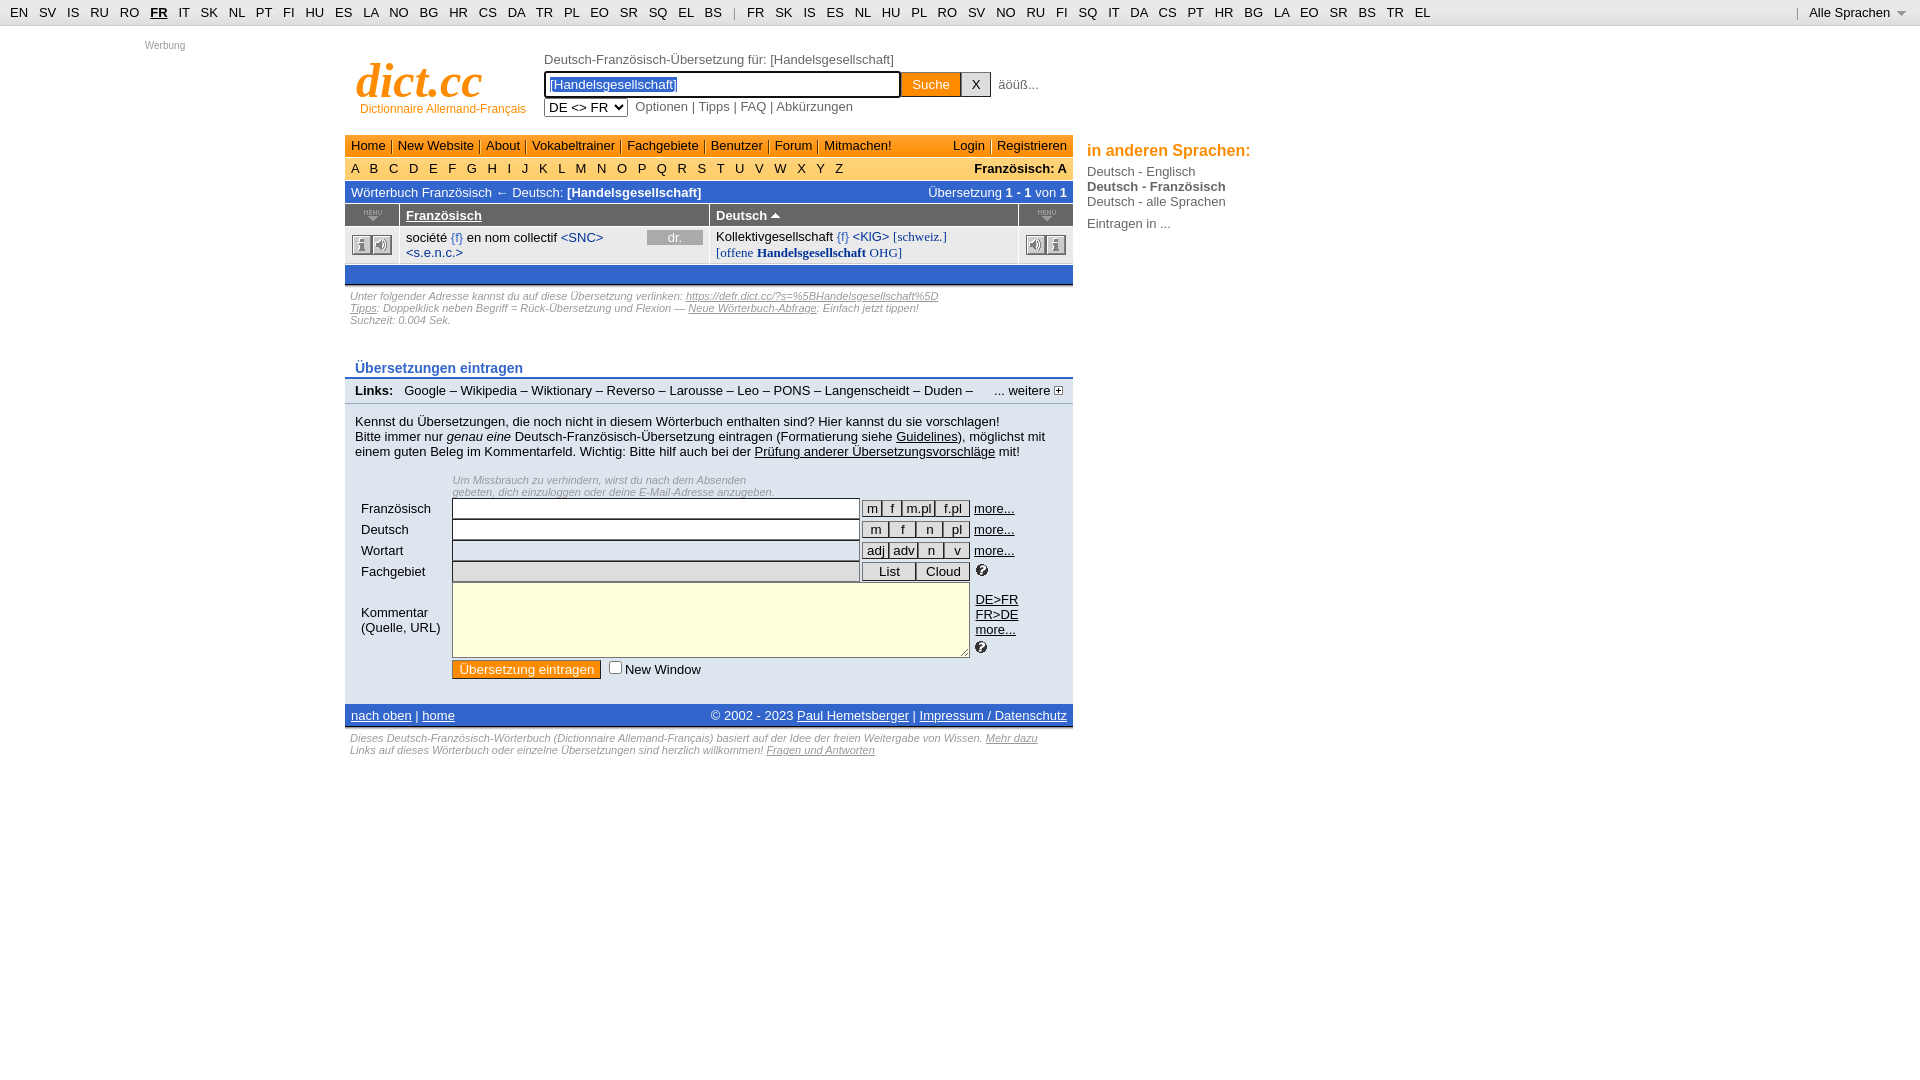 The height and width of the screenshot is (1080, 1920). I want to click on 'Z', so click(831, 167).